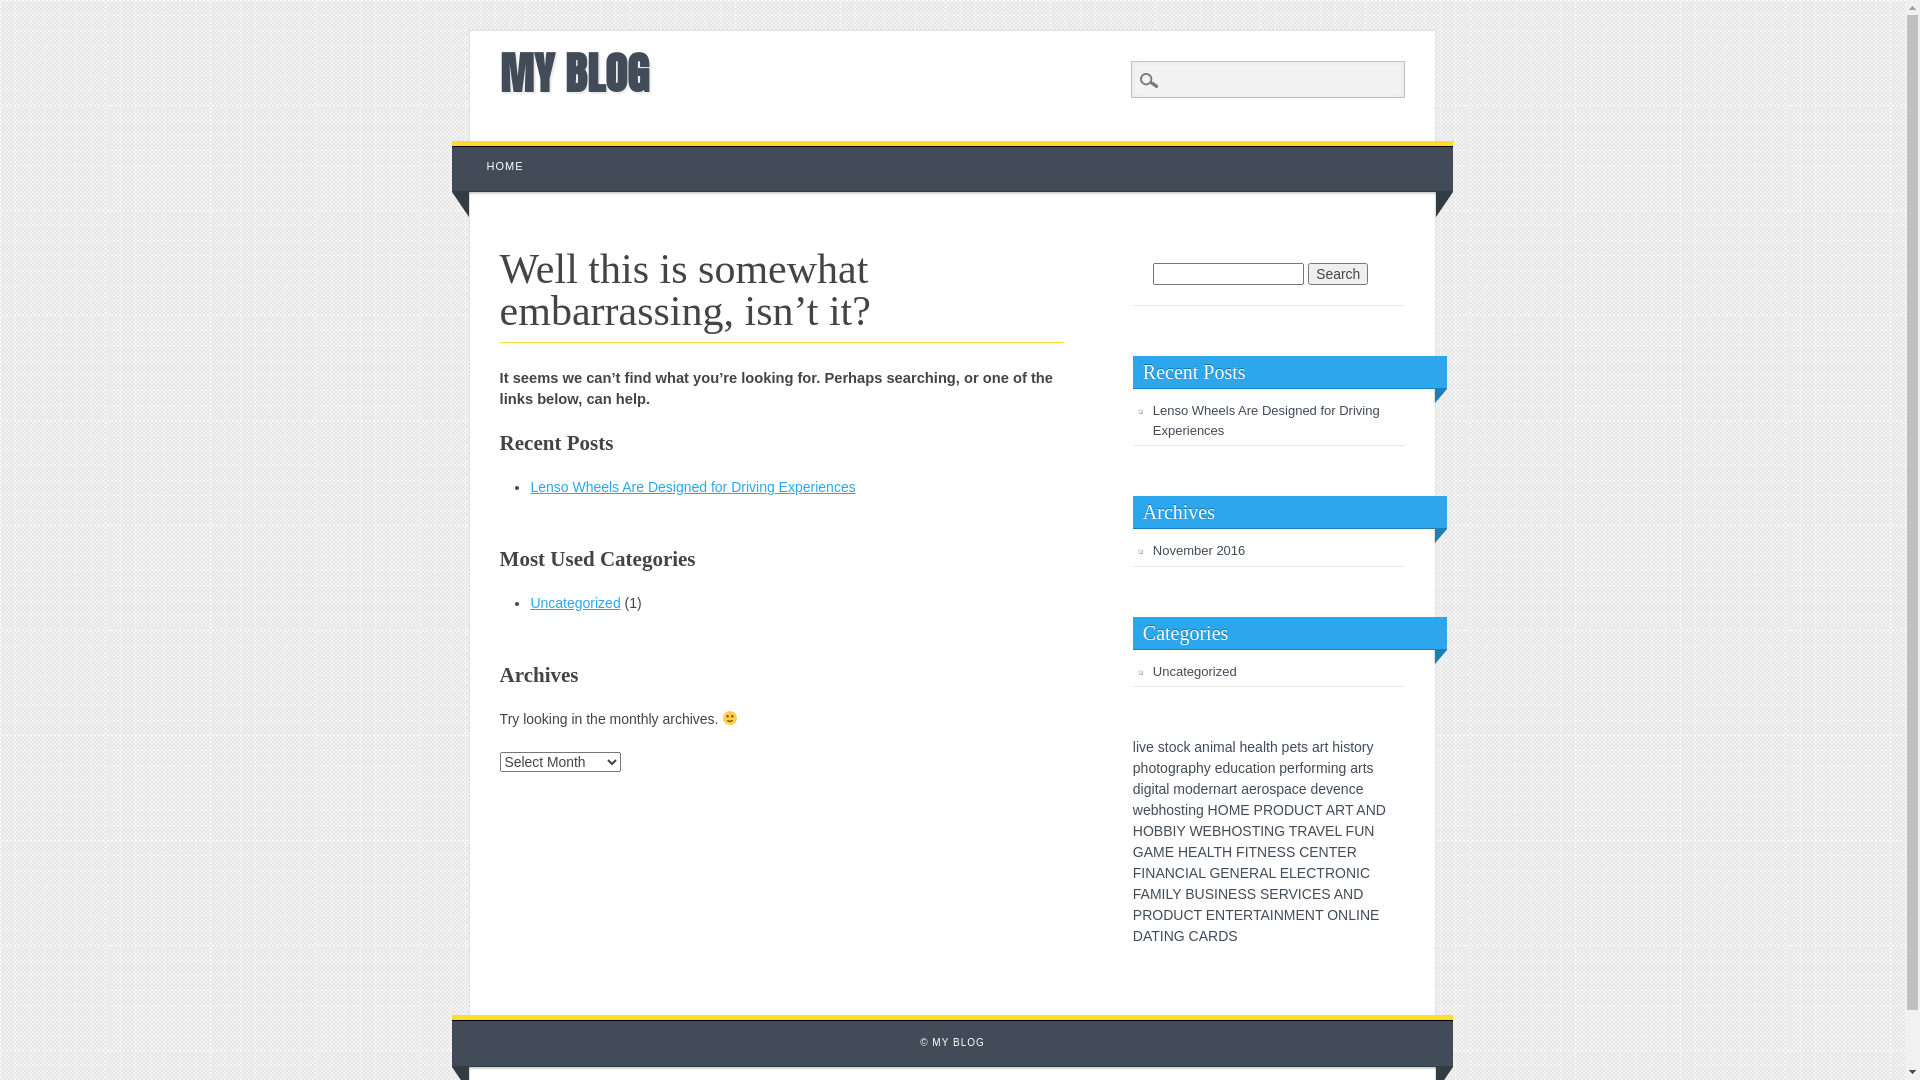  What do you see at coordinates (1206, 830) in the screenshot?
I see `'E'` at bounding box center [1206, 830].